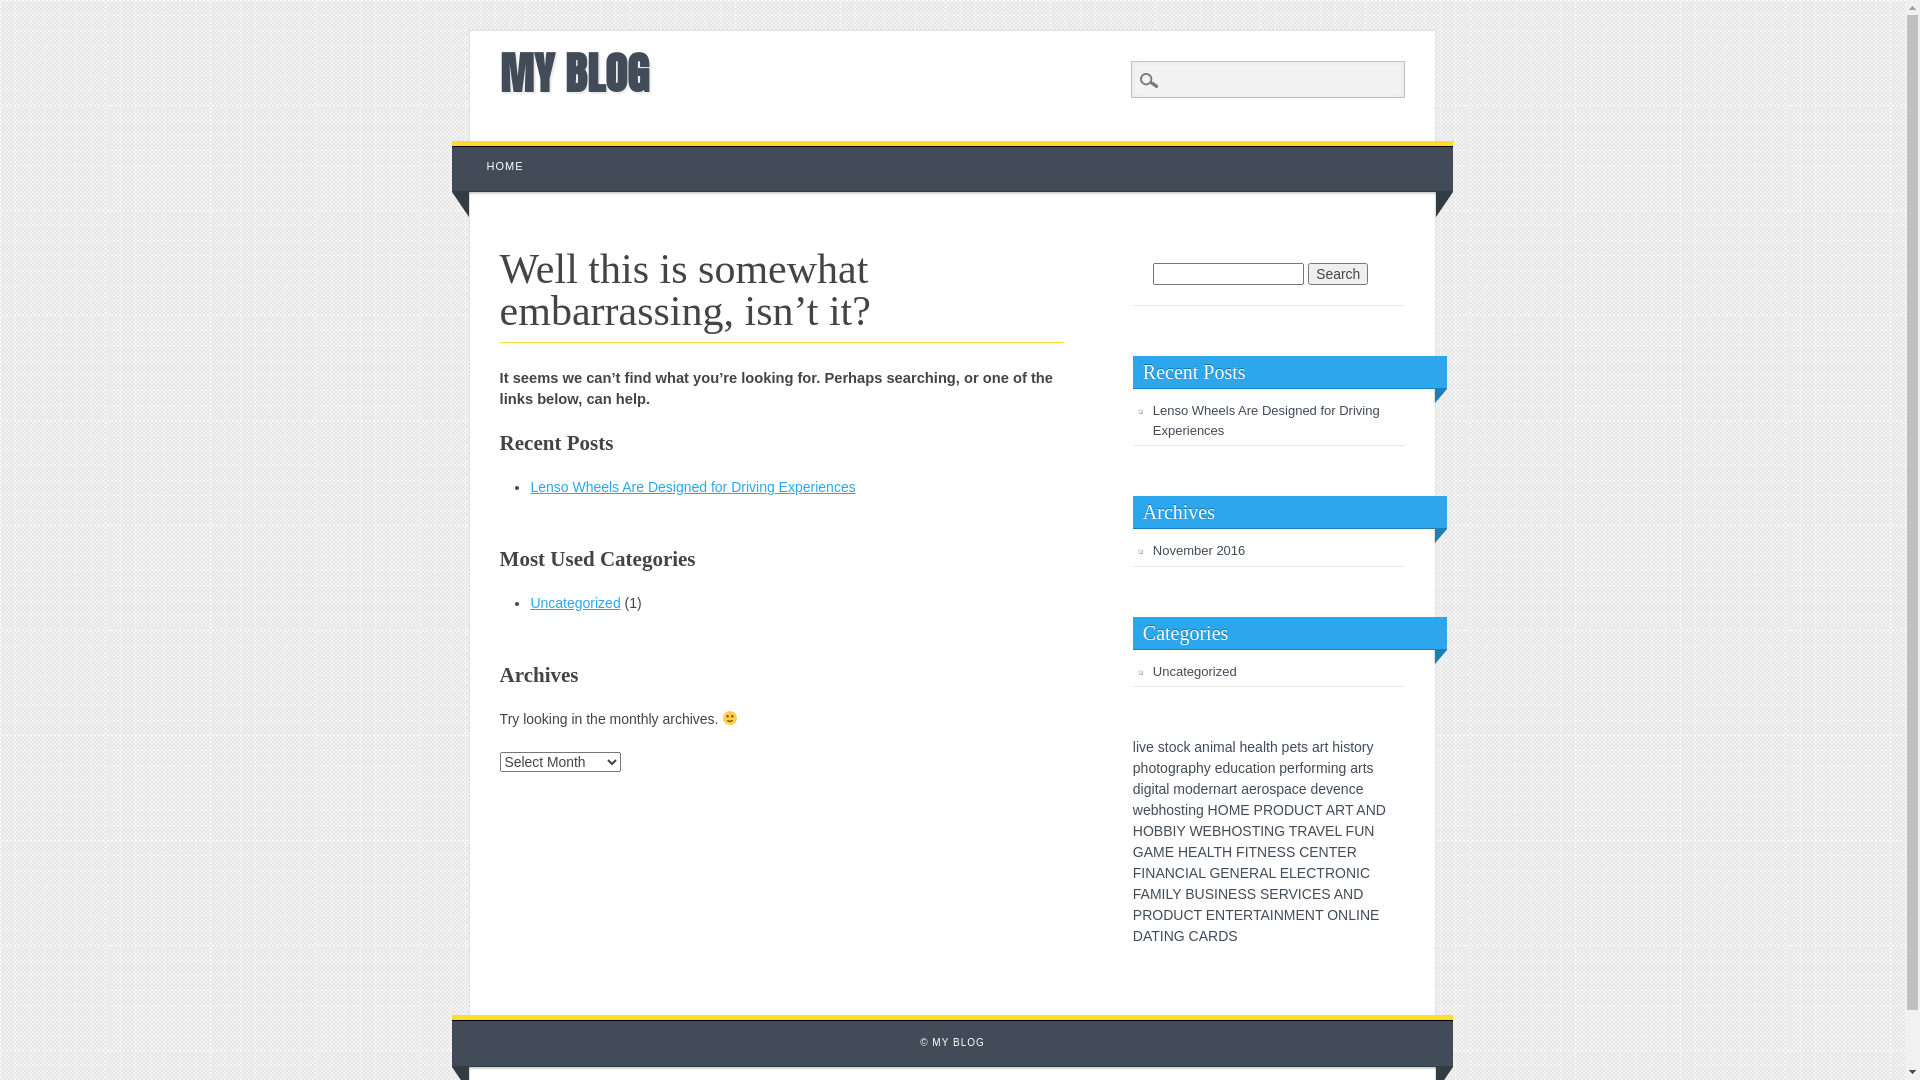  What do you see at coordinates (1206, 830) in the screenshot?
I see `'E'` at bounding box center [1206, 830].